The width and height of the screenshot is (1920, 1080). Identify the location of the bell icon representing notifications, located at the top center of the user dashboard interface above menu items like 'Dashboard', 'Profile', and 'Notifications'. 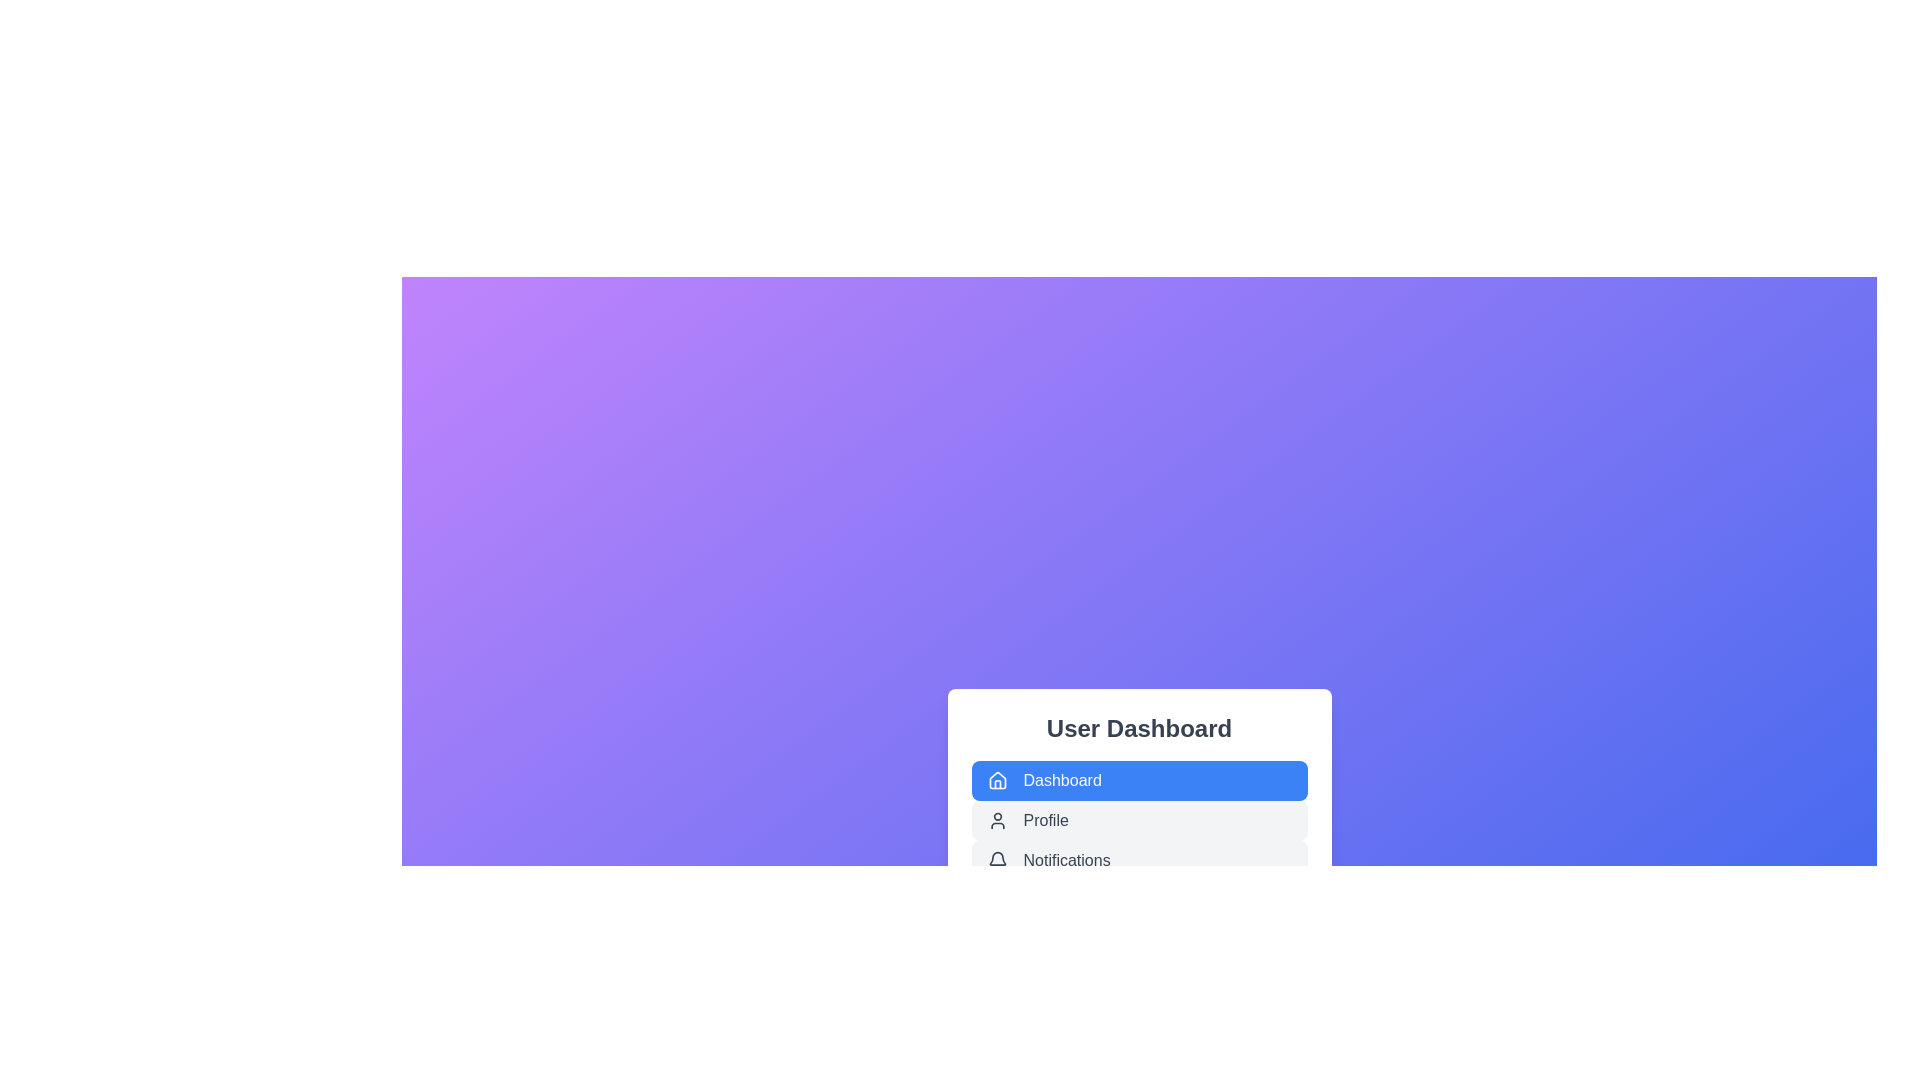
(997, 857).